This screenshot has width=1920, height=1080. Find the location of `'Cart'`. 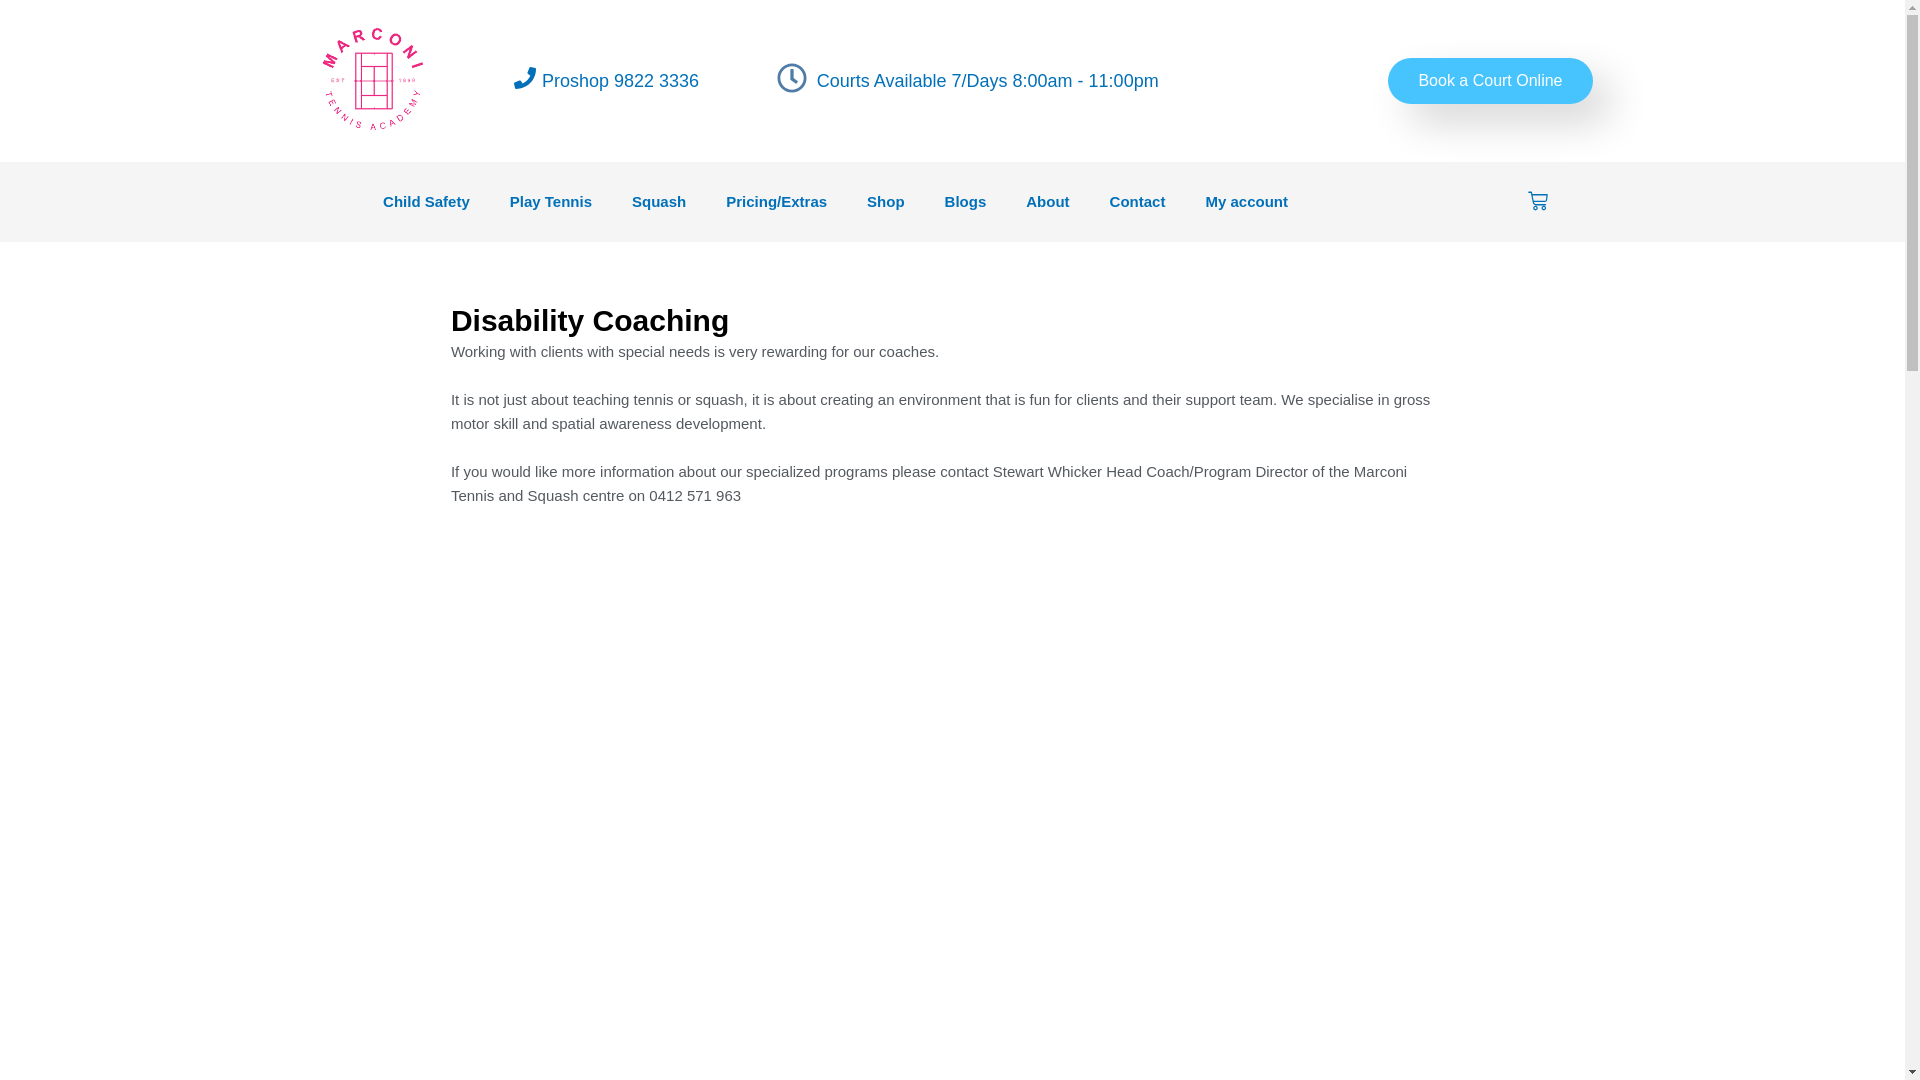

'Cart' is located at coordinates (1536, 201).